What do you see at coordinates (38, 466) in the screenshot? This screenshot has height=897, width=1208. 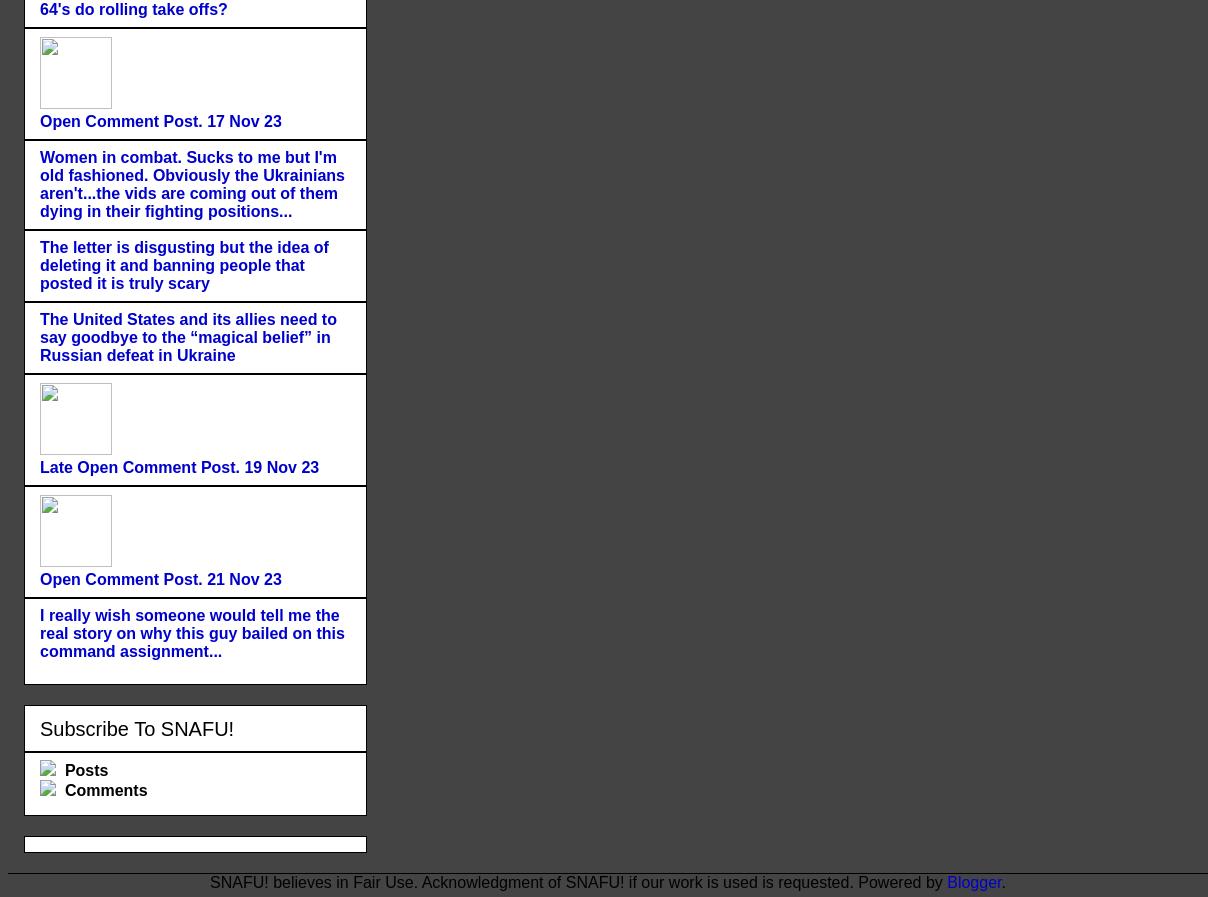 I see `'Late Open Comment Post.  19 Nov 23'` at bounding box center [38, 466].